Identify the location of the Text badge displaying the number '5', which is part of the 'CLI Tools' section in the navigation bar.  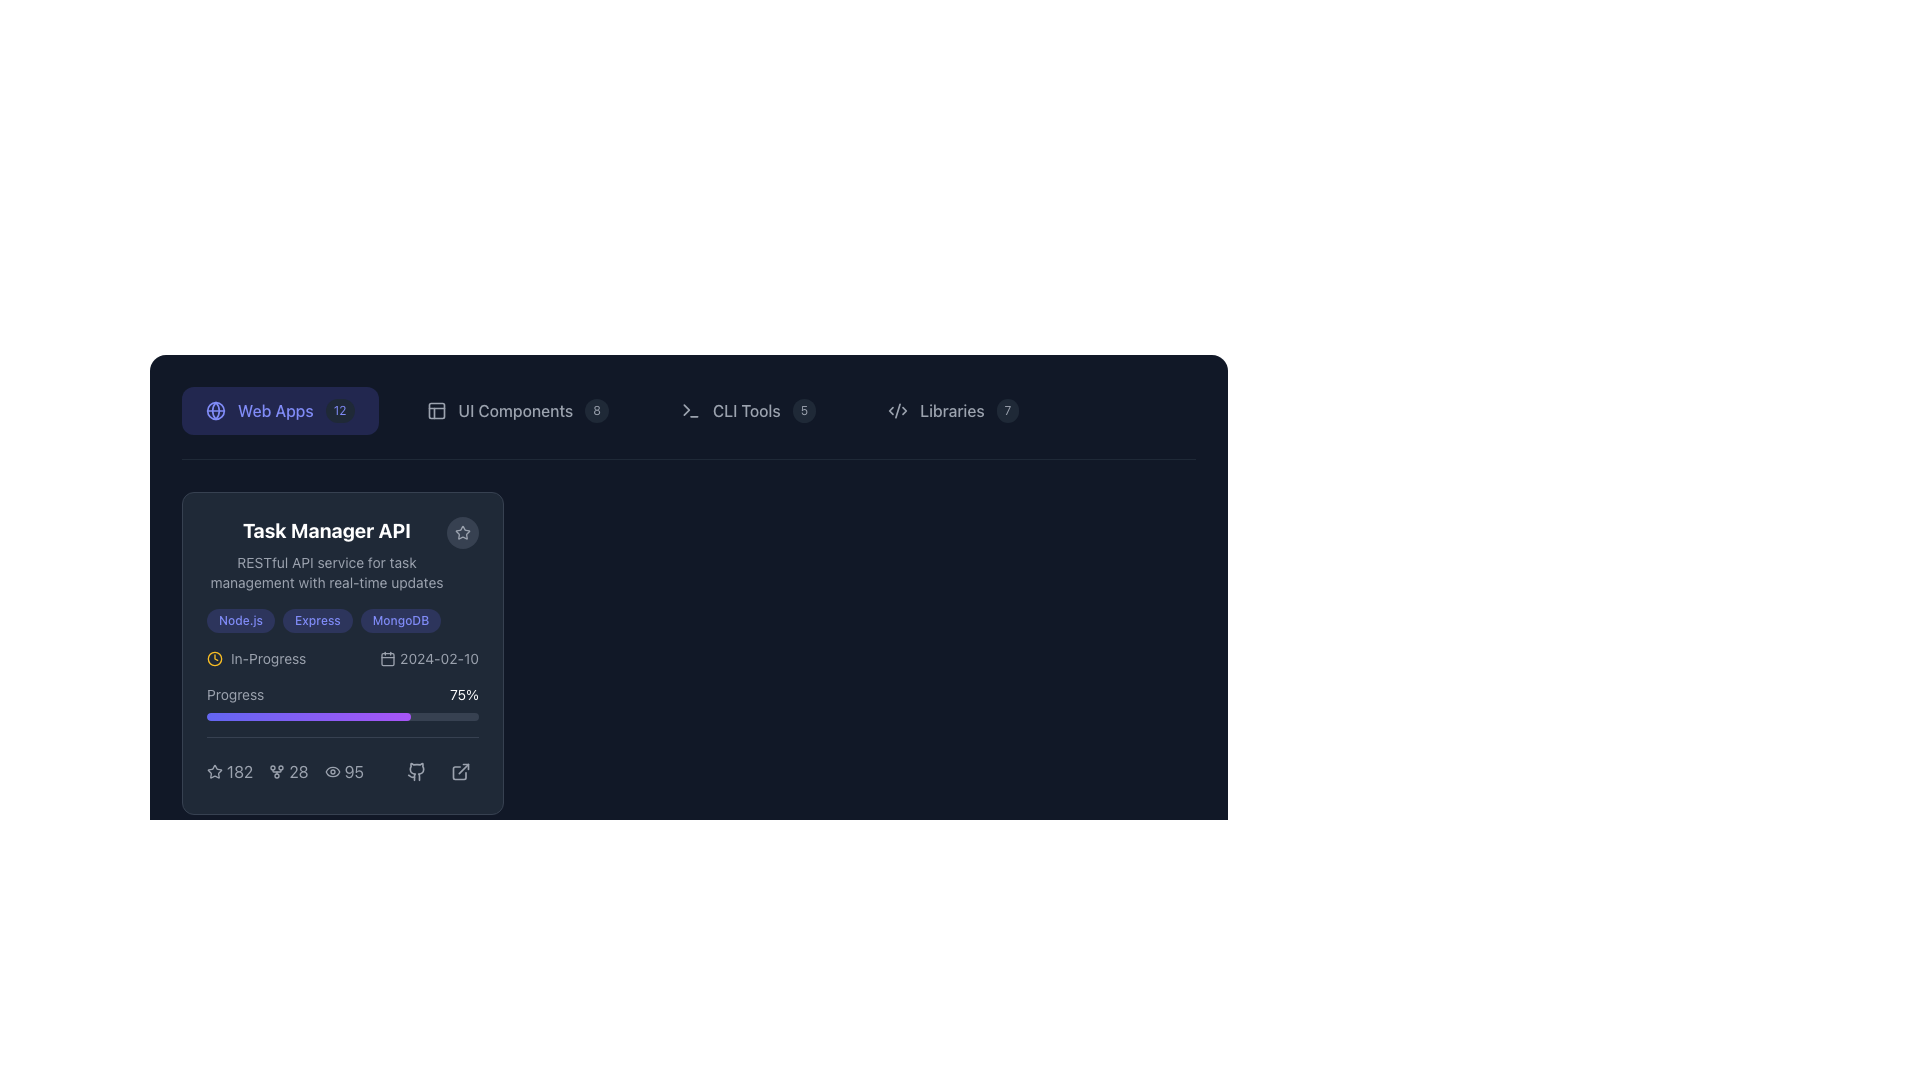
(804, 410).